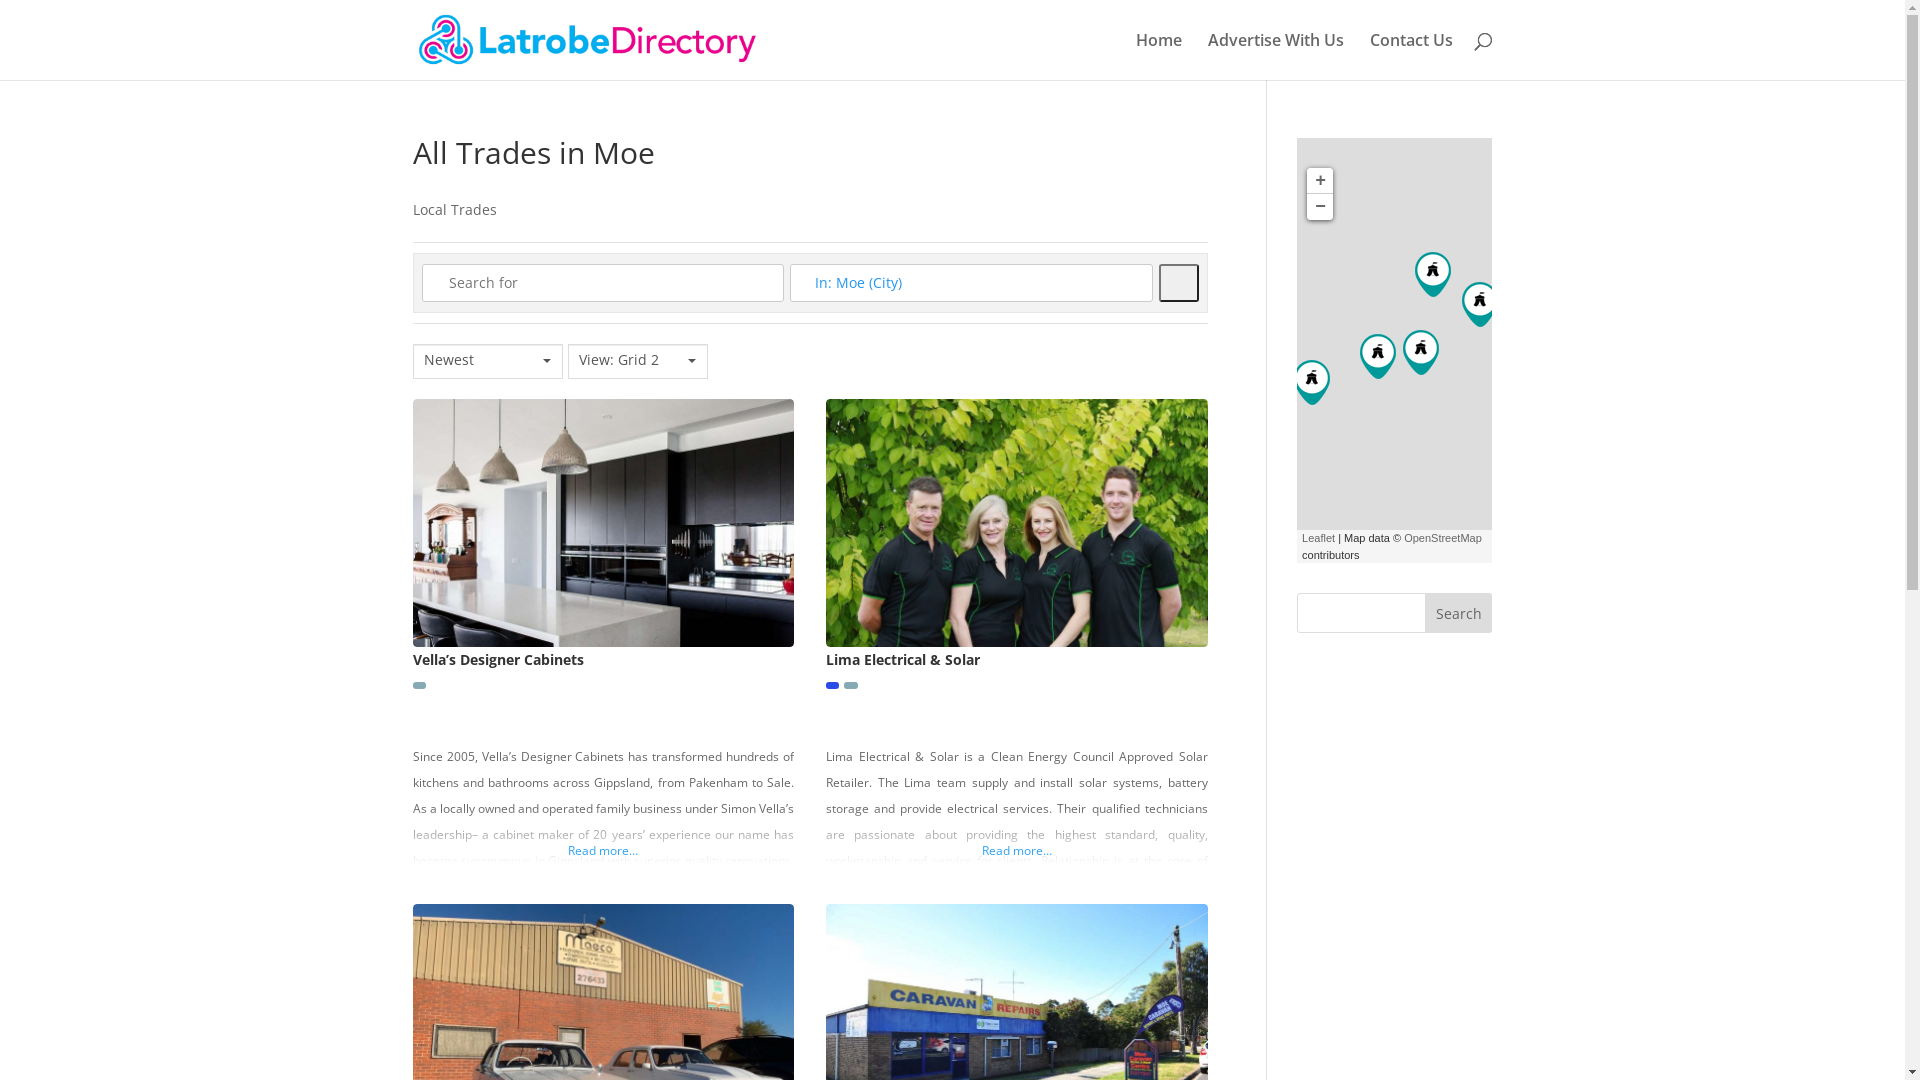 The width and height of the screenshot is (1920, 1080). I want to click on 'OpenStreetMap', so click(1443, 536).